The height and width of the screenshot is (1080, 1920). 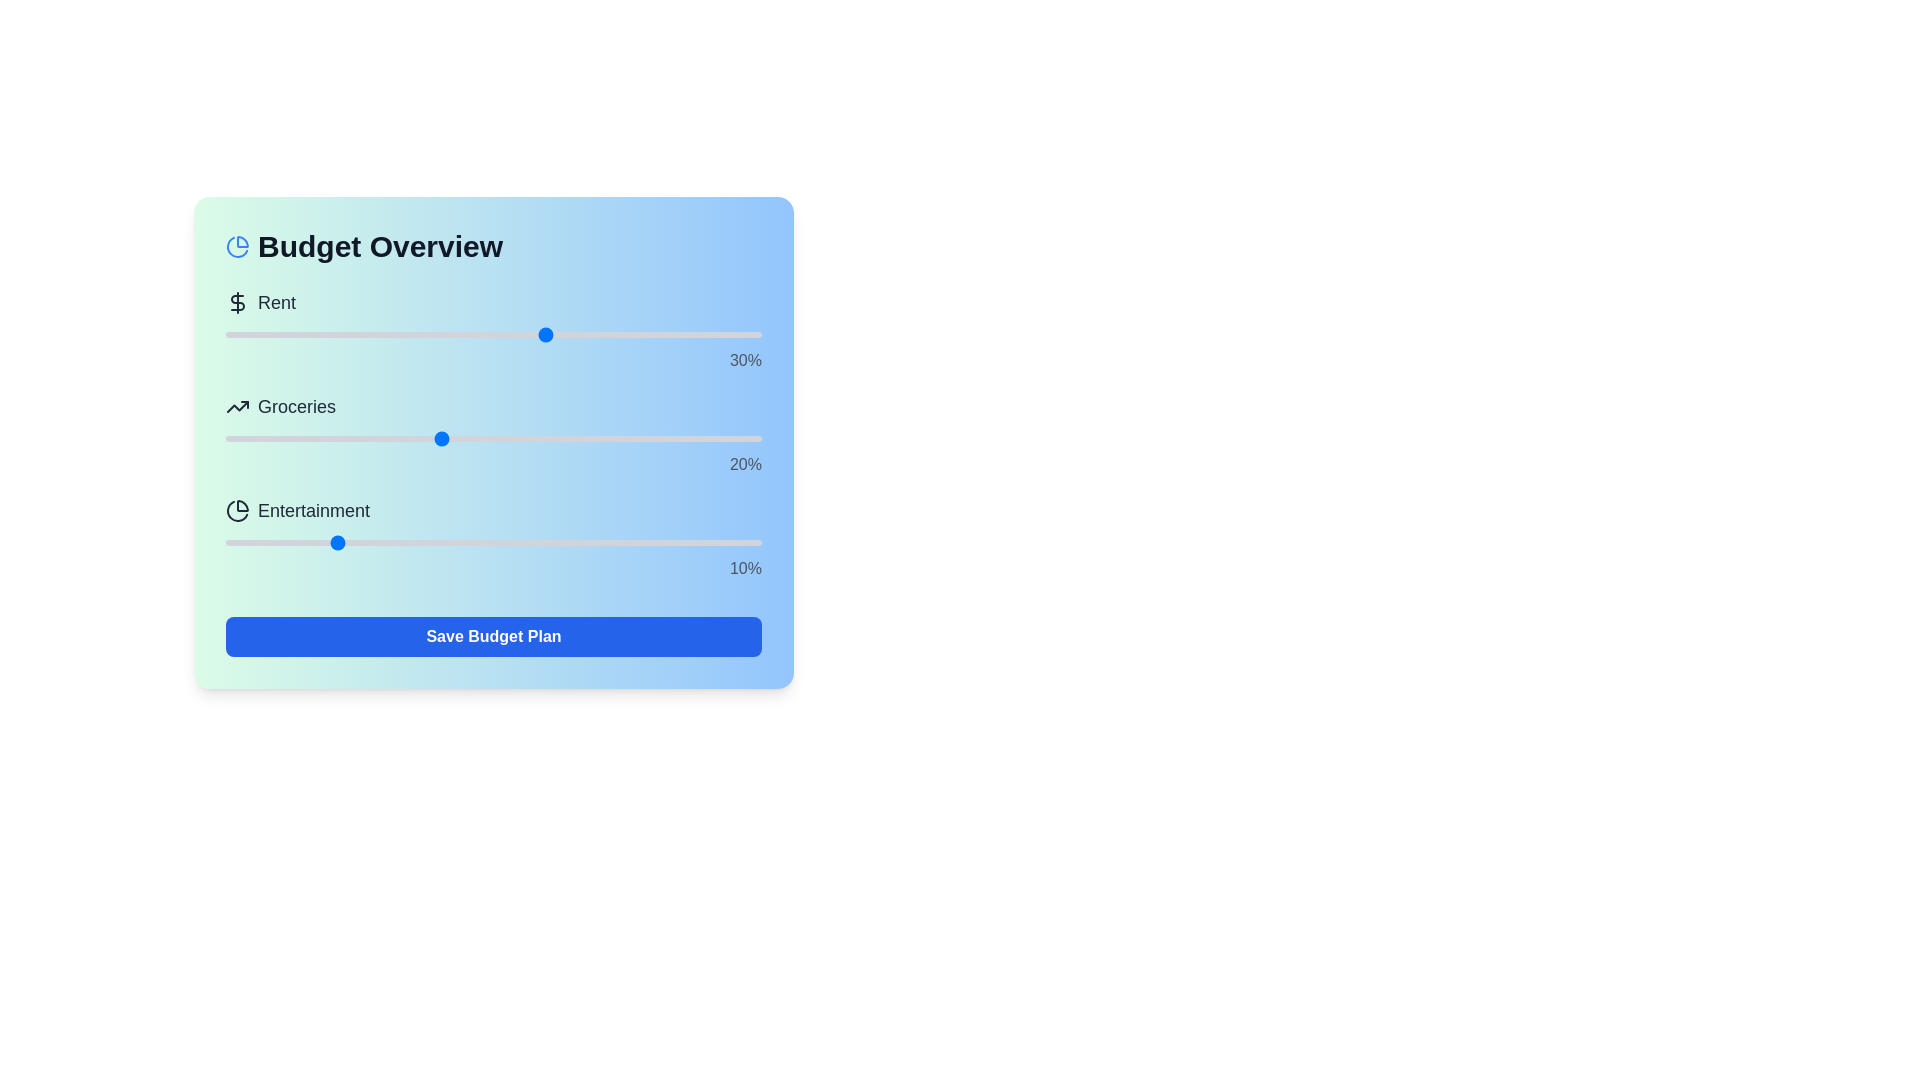 What do you see at coordinates (632, 543) in the screenshot?
I see `the slider` at bounding box center [632, 543].